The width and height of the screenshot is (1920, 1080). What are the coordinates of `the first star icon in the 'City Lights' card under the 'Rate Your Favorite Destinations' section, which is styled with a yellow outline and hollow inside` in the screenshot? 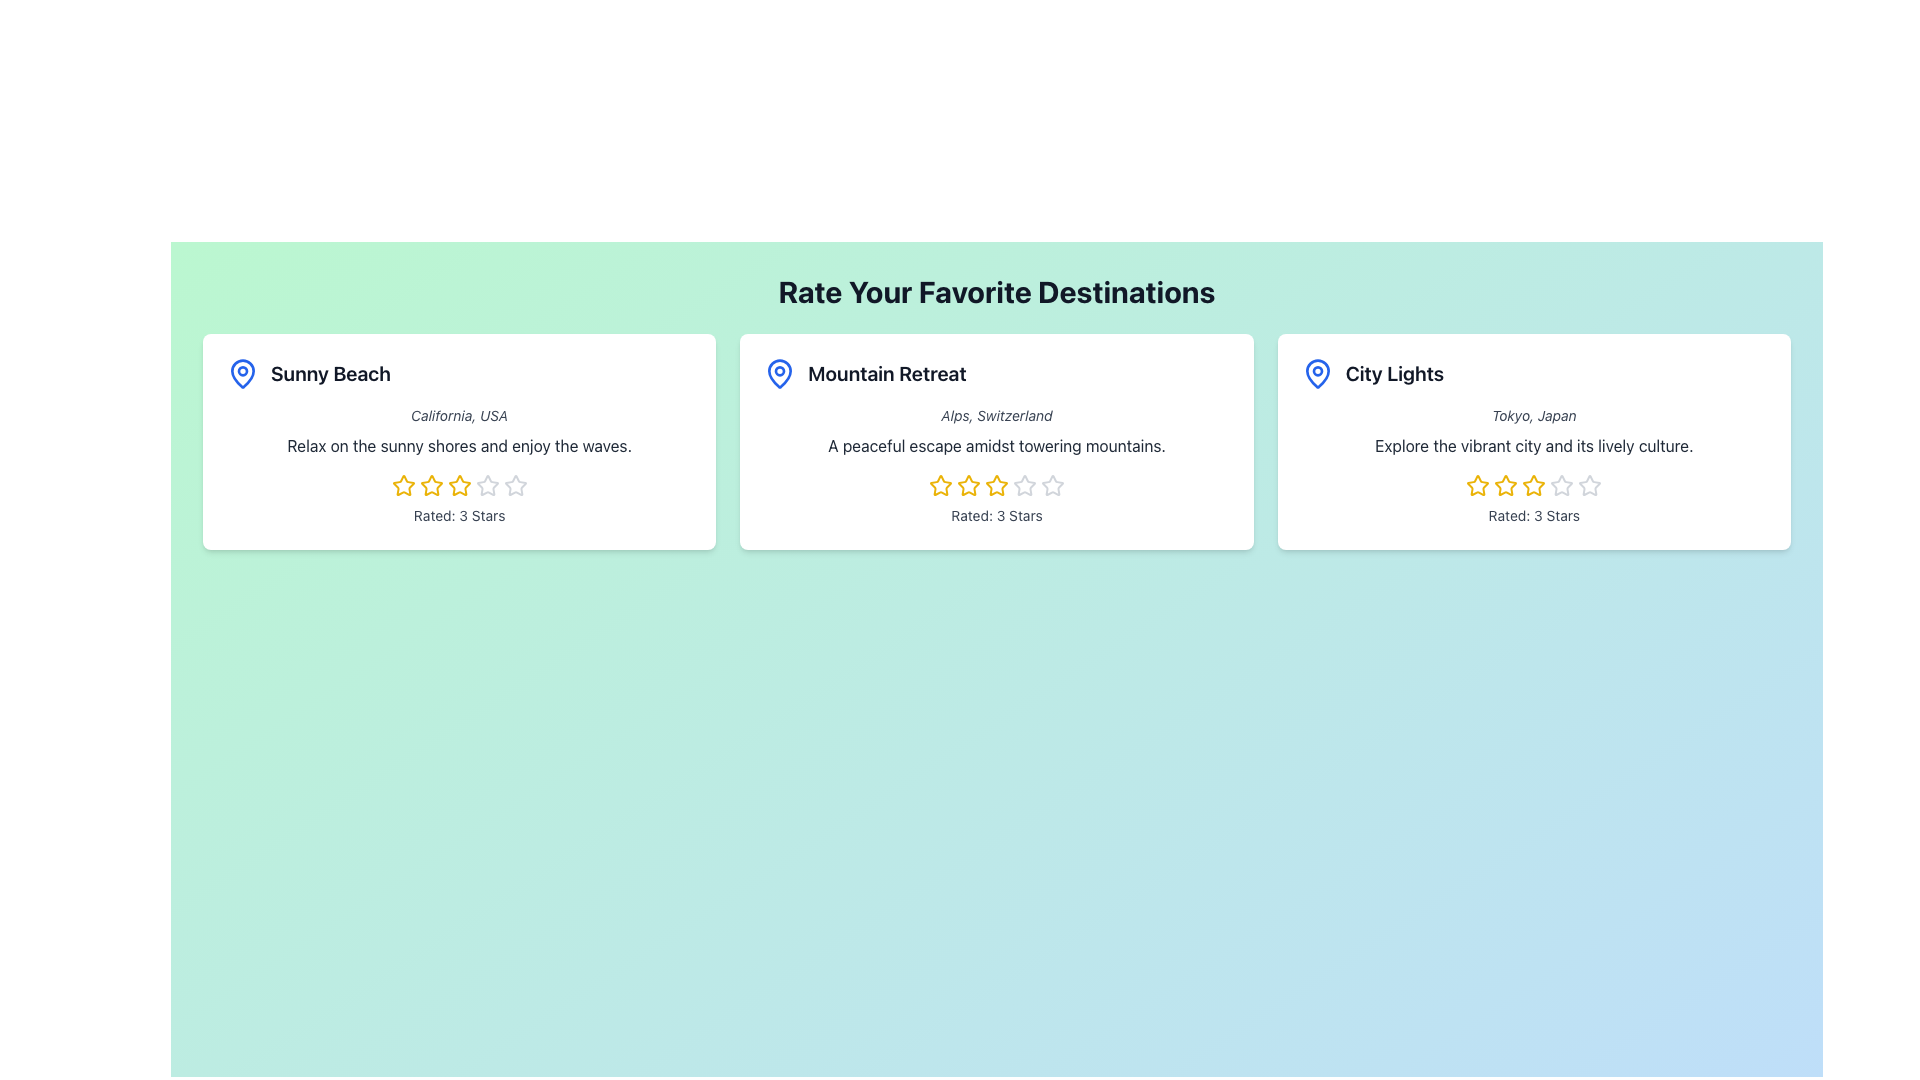 It's located at (1478, 486).